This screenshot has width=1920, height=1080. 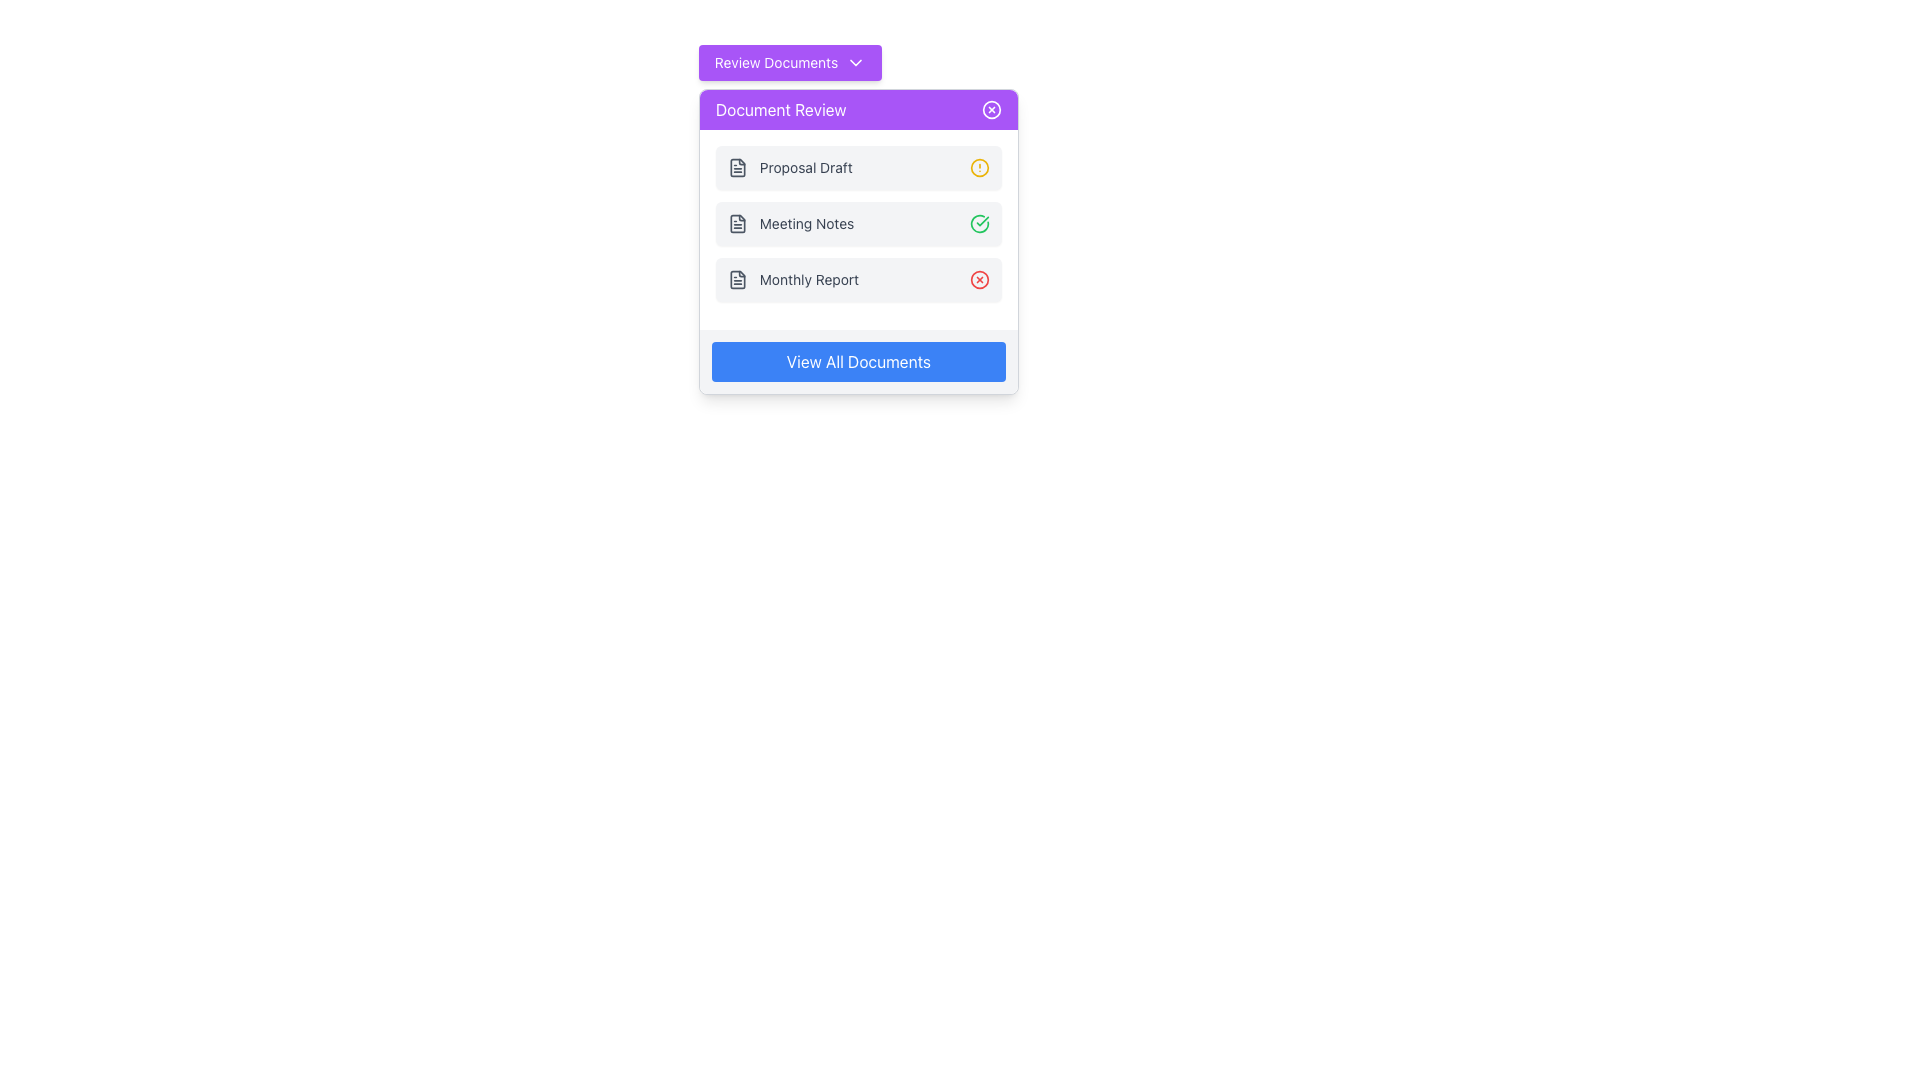 What do you see at coordinates (858, 223) in the screenshot?
I see `the second item` at bounding box center [858, 223].